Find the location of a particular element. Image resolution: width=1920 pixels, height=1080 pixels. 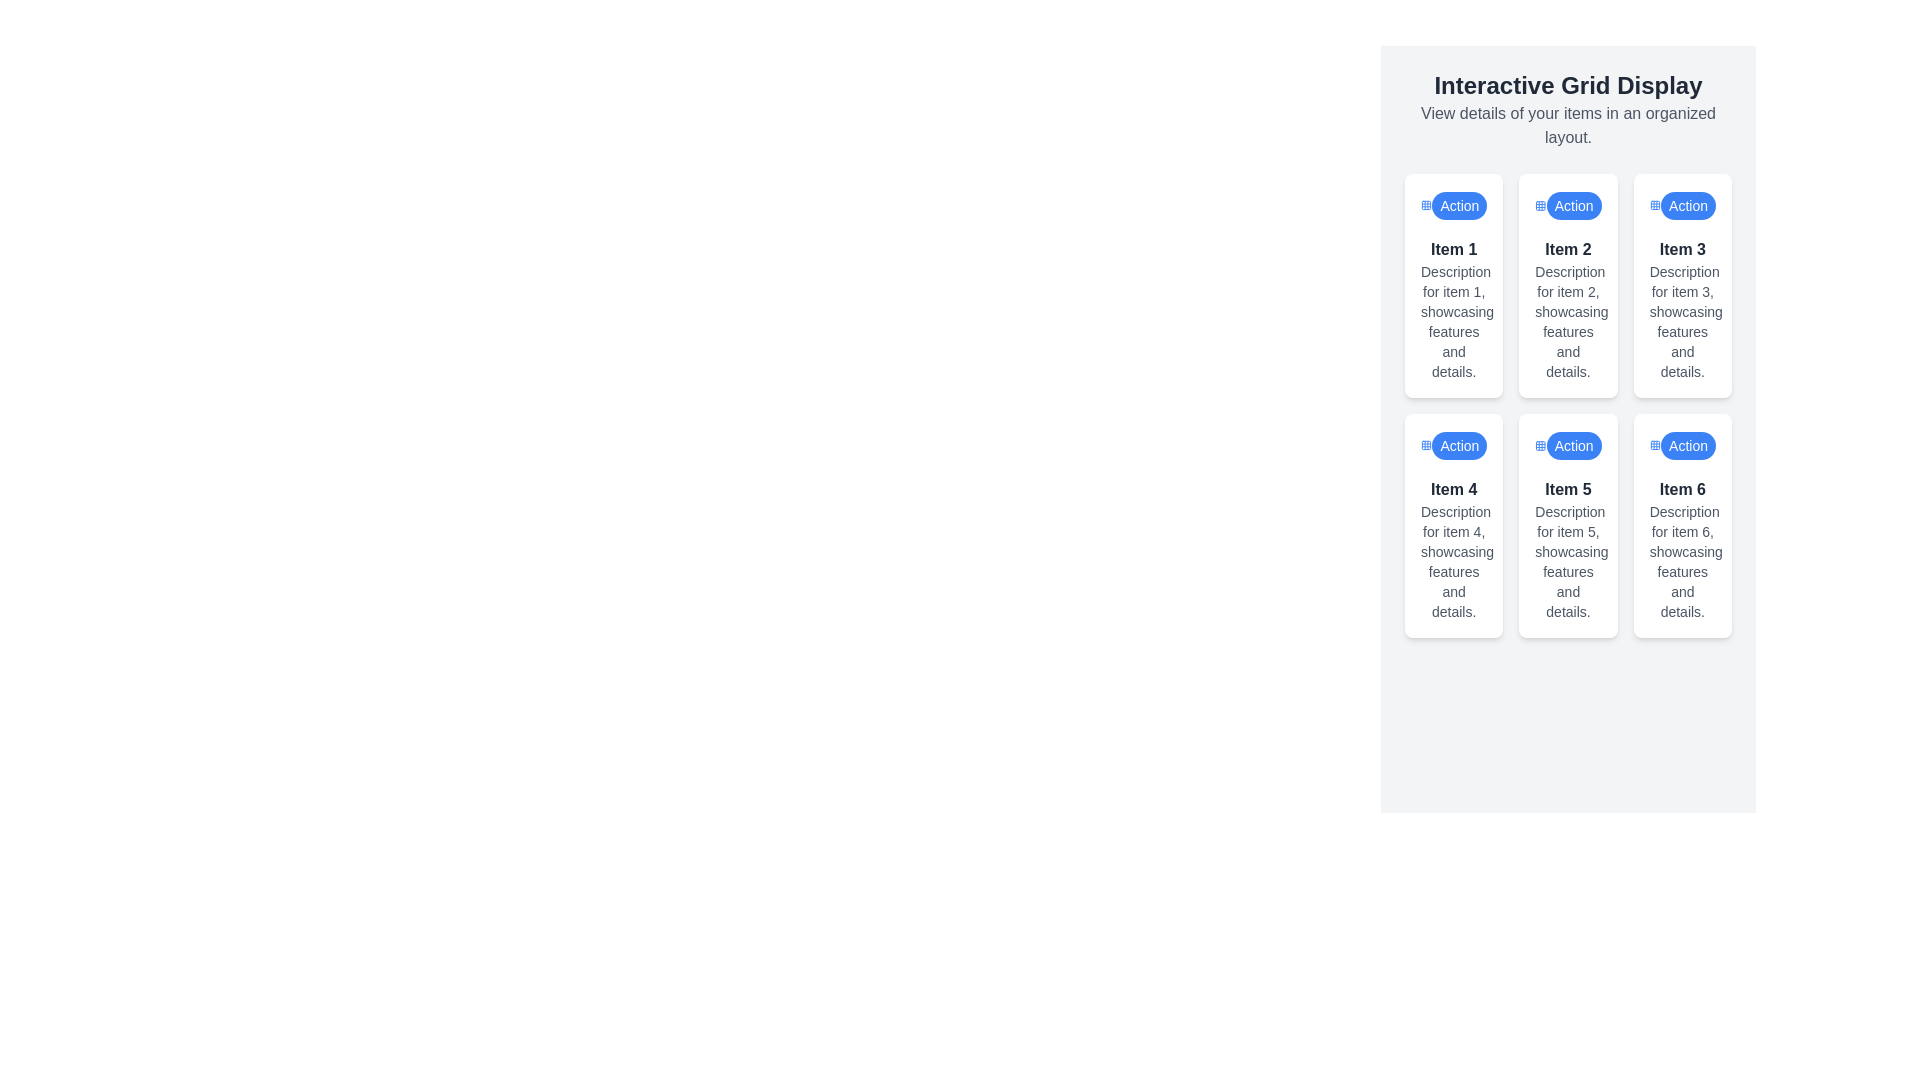

text label that serves as the title for the first card in the grid layout, located in the upper-left corner above the descriptive text is located at coordinates (1454, 249).